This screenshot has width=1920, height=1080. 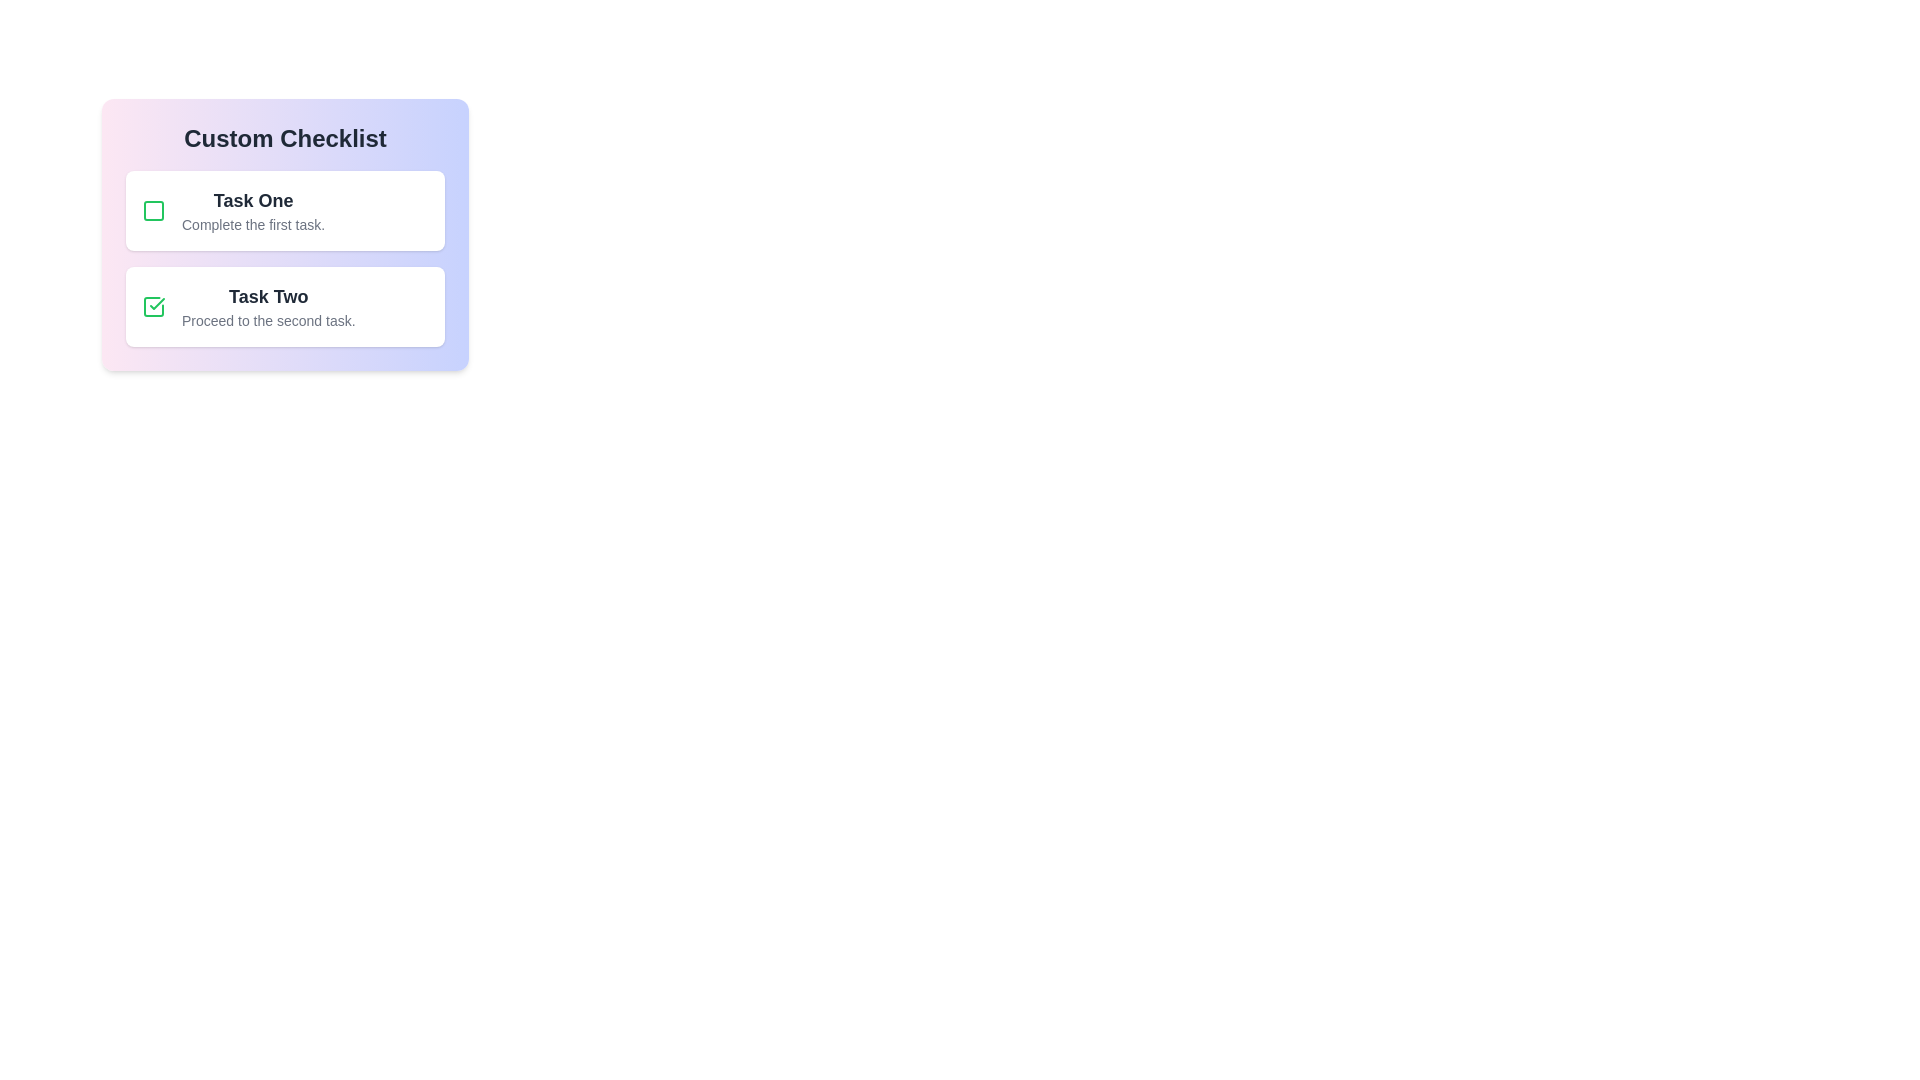 I want to click on the SVG rectangle that serves as a visual indicator for 'Task One' in the checklist interface, so click(x=152, y=211).